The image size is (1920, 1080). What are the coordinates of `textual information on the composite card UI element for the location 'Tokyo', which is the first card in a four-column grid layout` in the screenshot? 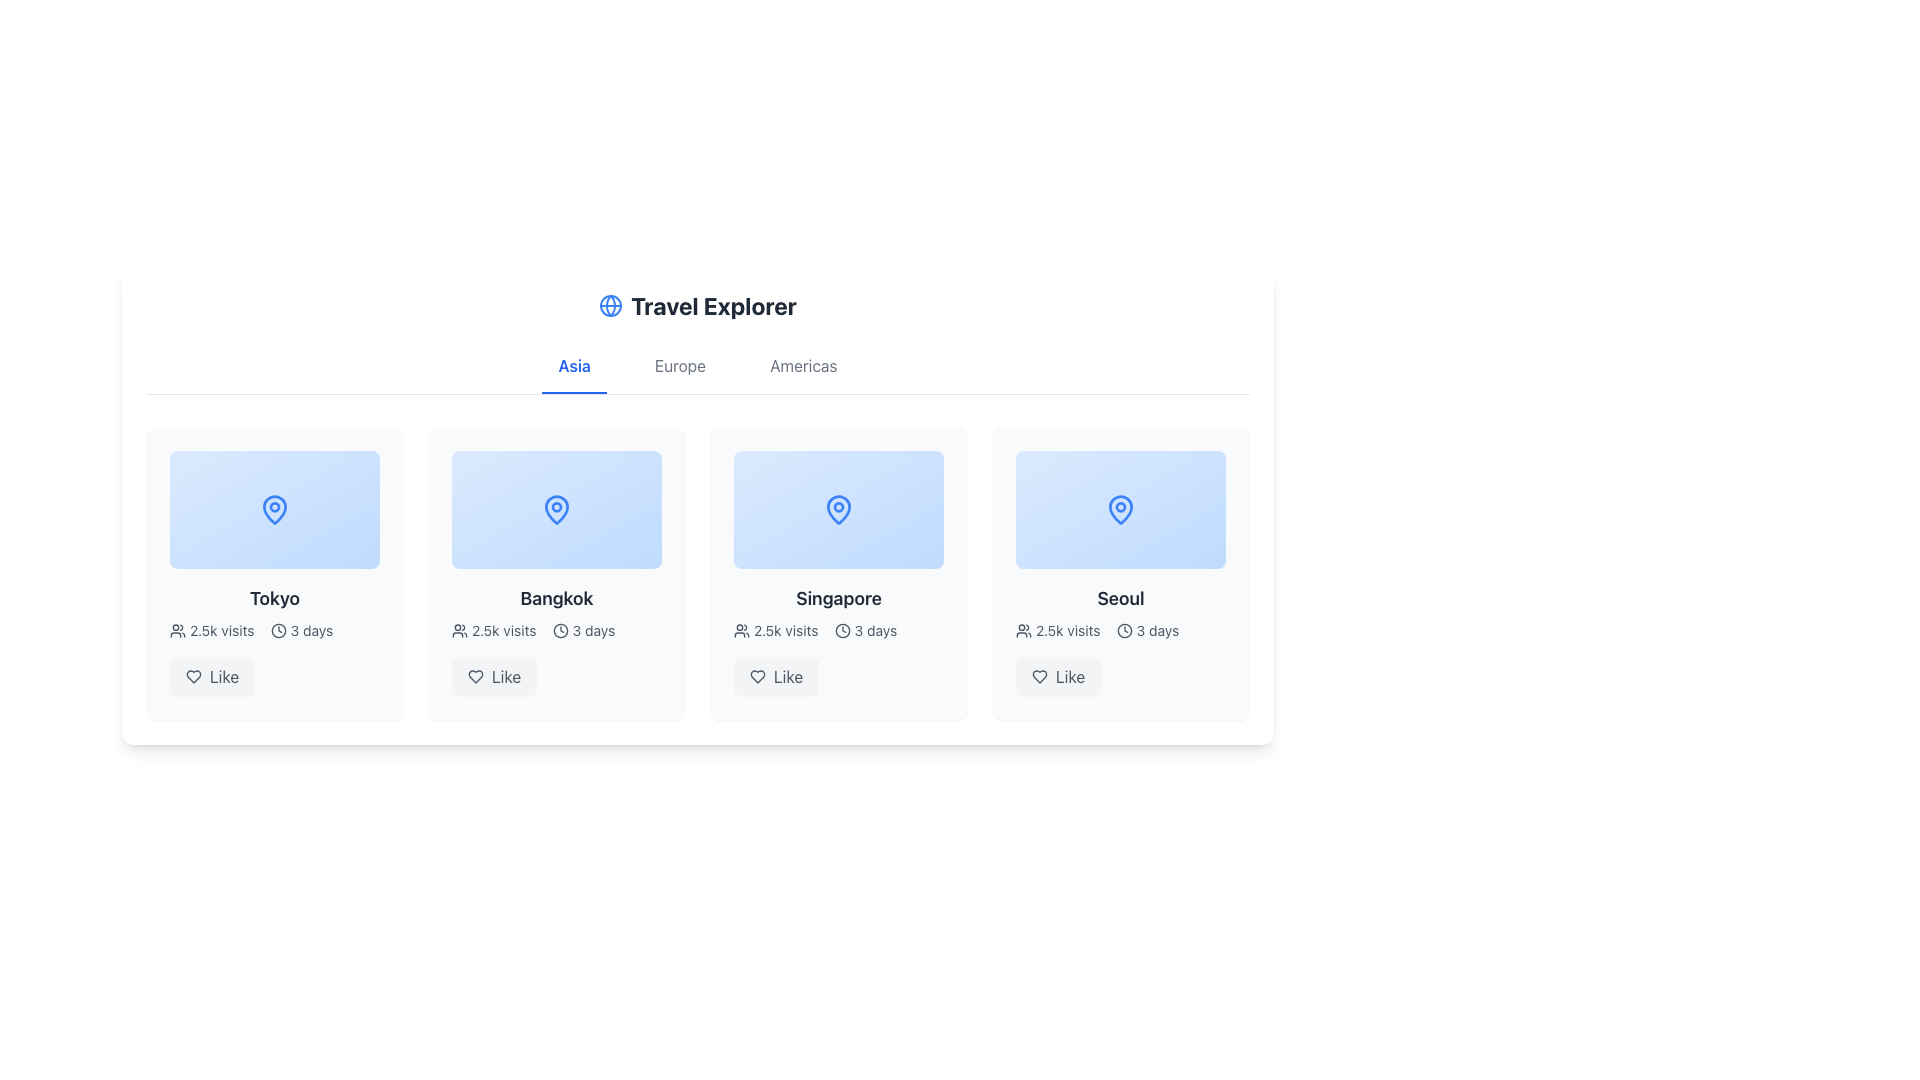 It's located at (273, 574).